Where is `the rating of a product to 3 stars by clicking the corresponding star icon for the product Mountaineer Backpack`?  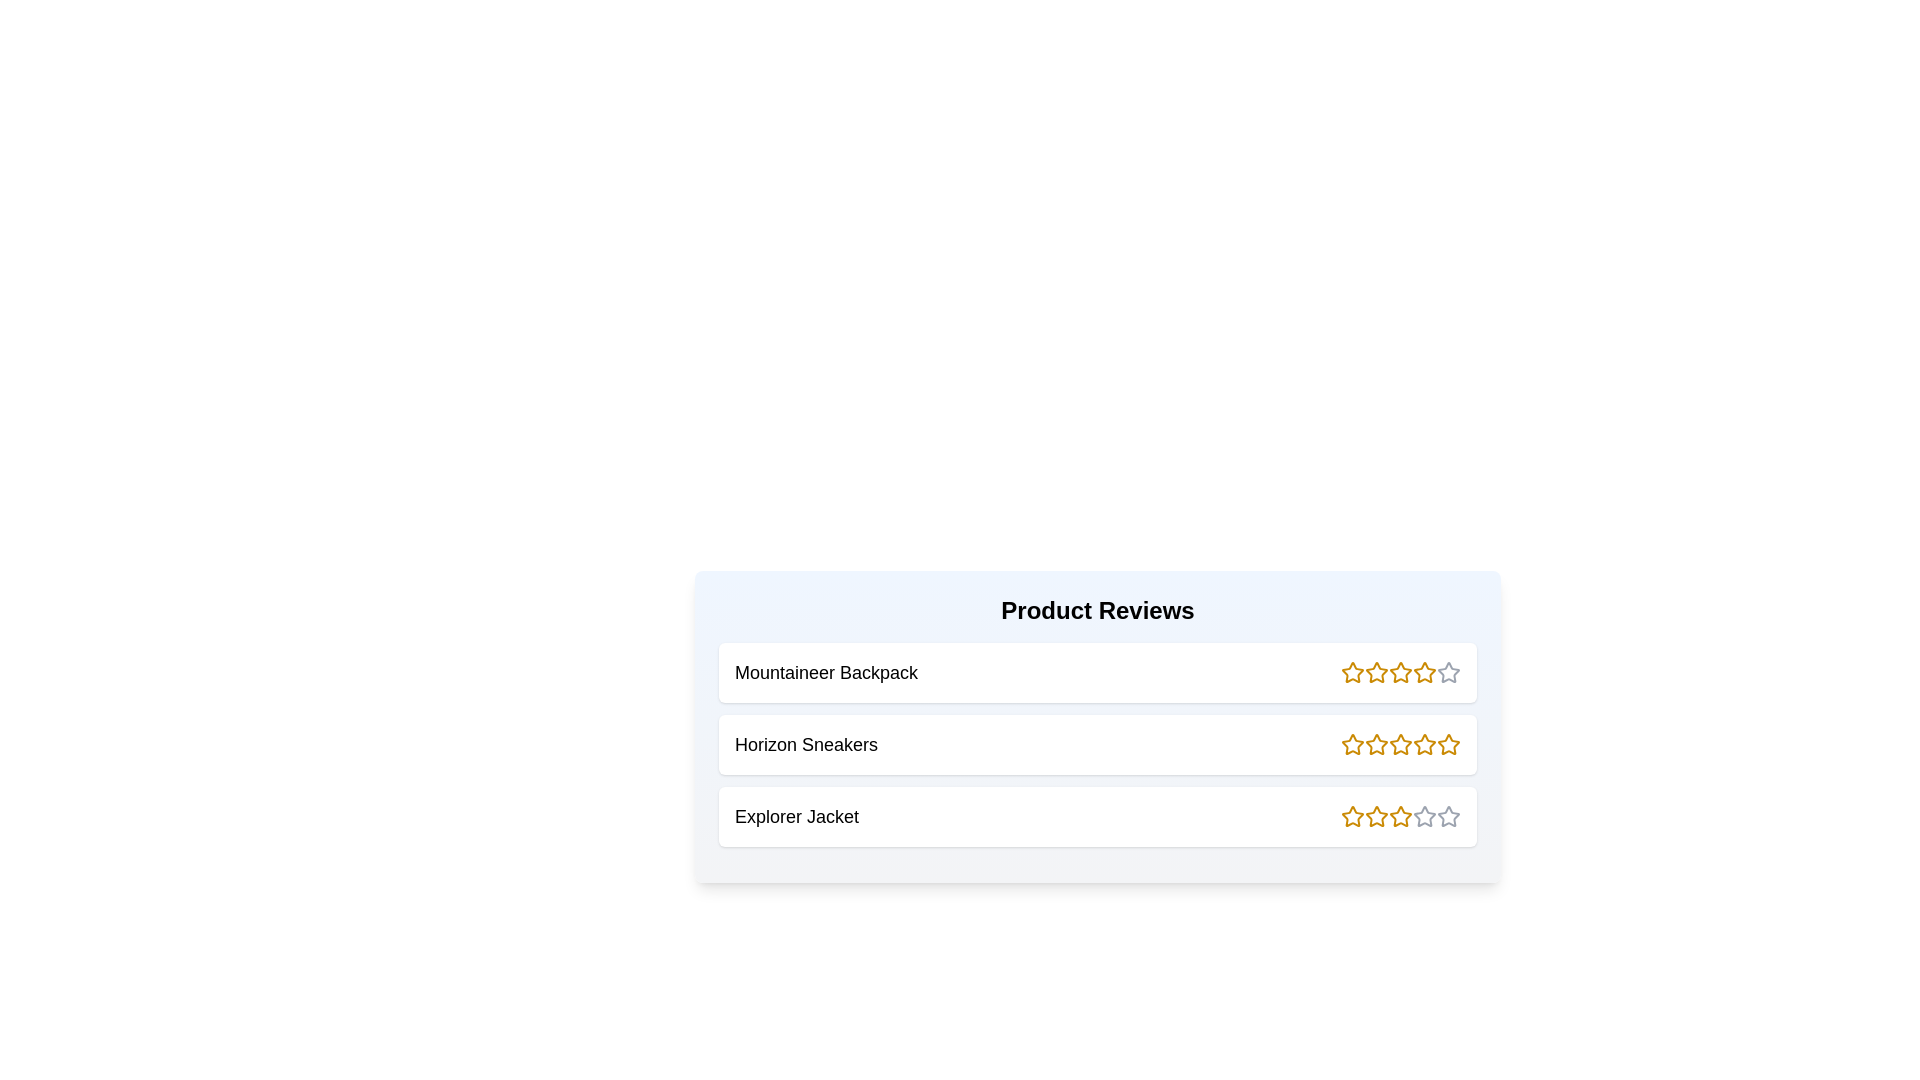
the rating of a product to 3 stars by clicking the corresponding star icon for the product Mountaineer Backpack is located at coordinates (1400, 672).